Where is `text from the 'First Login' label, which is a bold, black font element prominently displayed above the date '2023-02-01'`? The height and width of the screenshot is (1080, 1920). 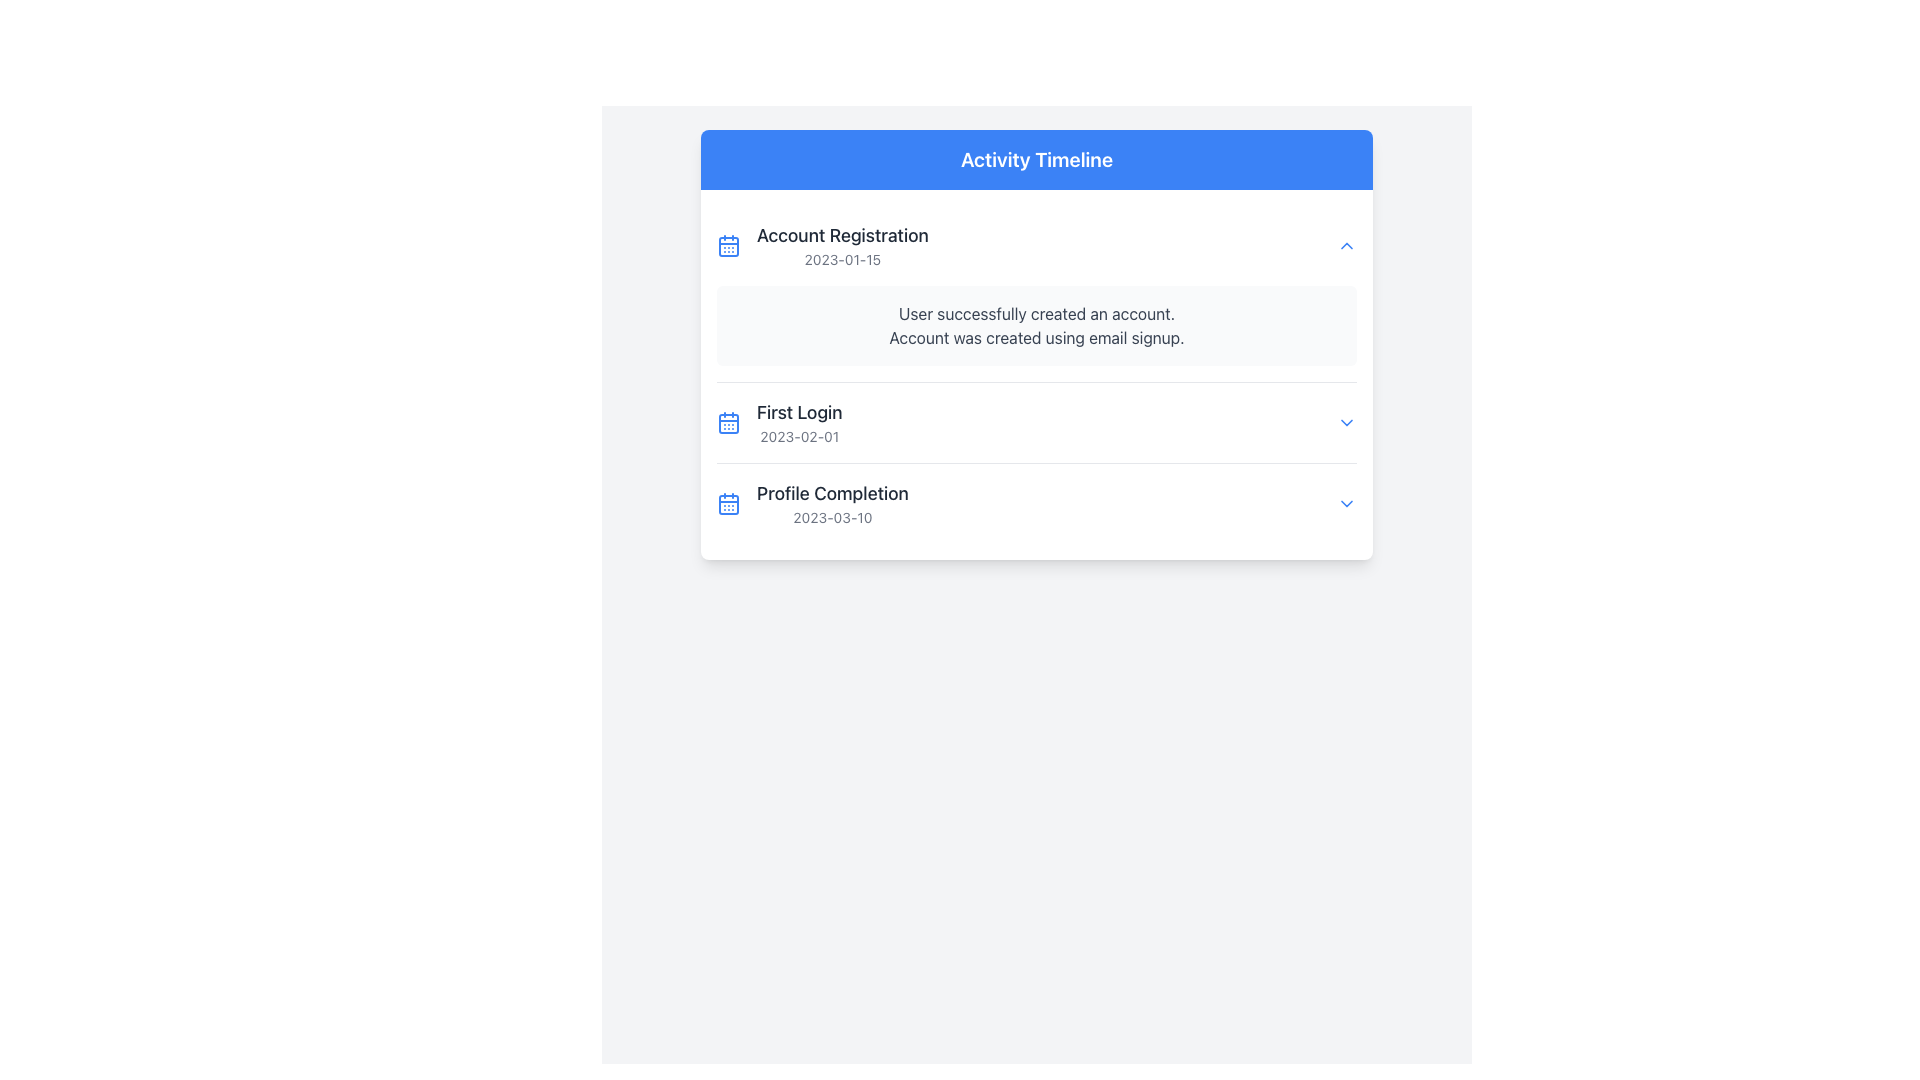 text from the 'First Login' label, which is a bold, black font element prominently displayed above the date '2023-02-01' is located at coordinates (798, 411).